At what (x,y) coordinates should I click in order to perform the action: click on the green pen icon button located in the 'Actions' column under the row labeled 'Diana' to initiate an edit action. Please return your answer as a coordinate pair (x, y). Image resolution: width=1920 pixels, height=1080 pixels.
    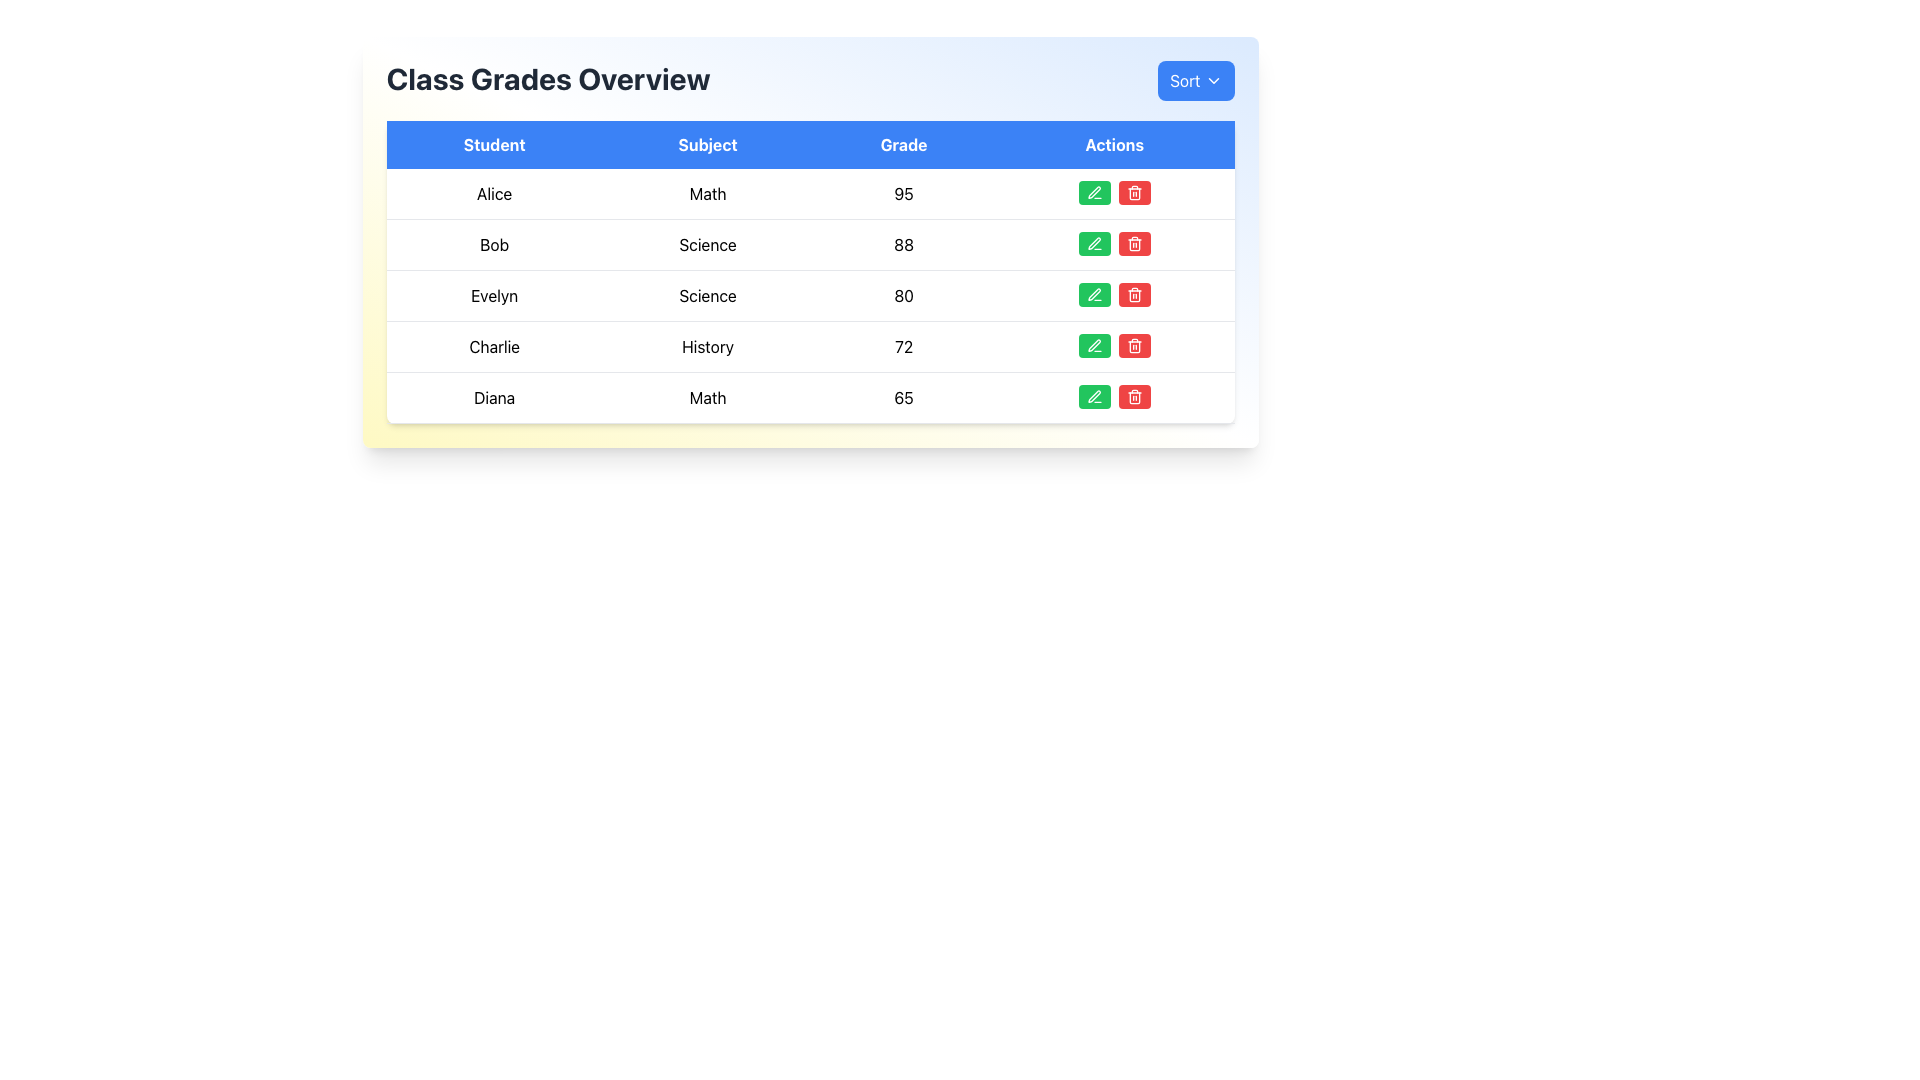
    Looking at the image, I should click on (1093, 396).